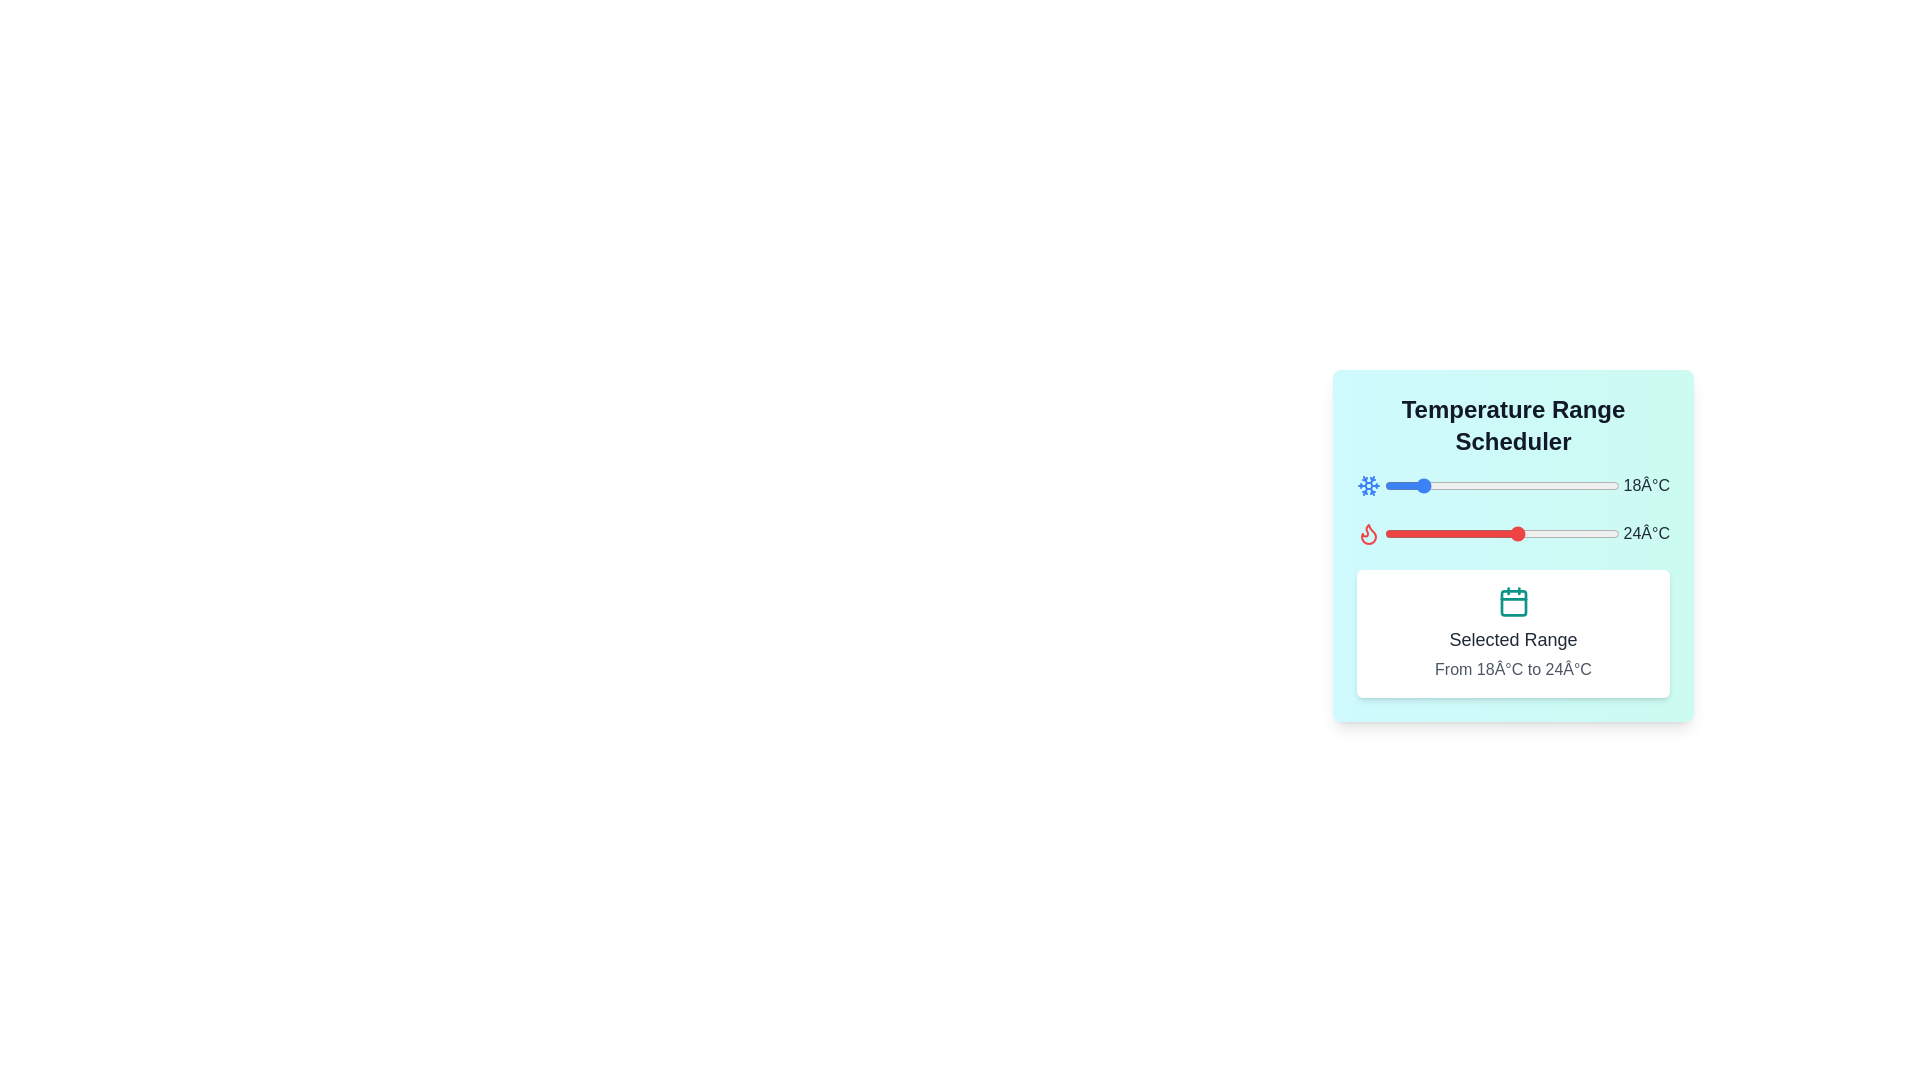 The height and width of the screenshot is (1080, 1920). I want to click on the temperature, so click(1519, 532).